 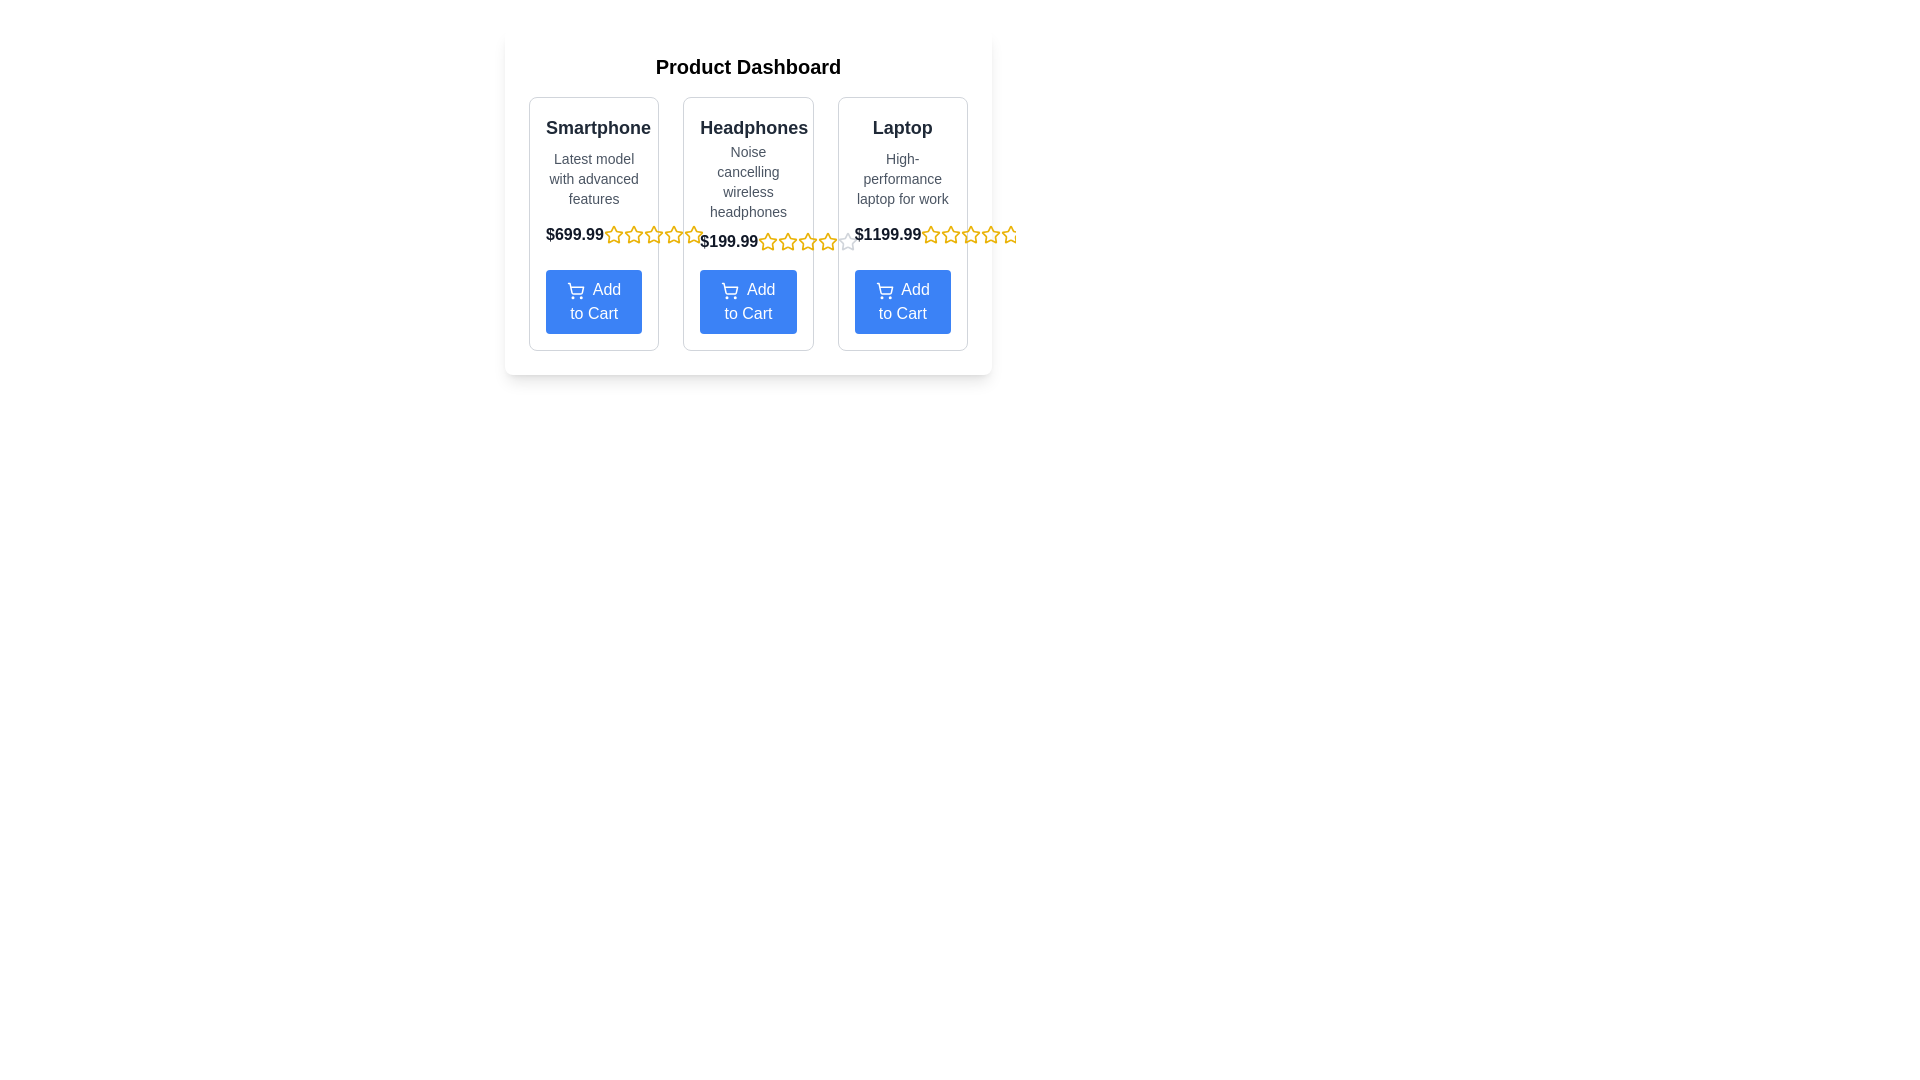 I want to click on the seventh star-shaped rating icon in vibrant yellow color located at the bottom of the 'Headphones' product card, so click(x=828, y=241).